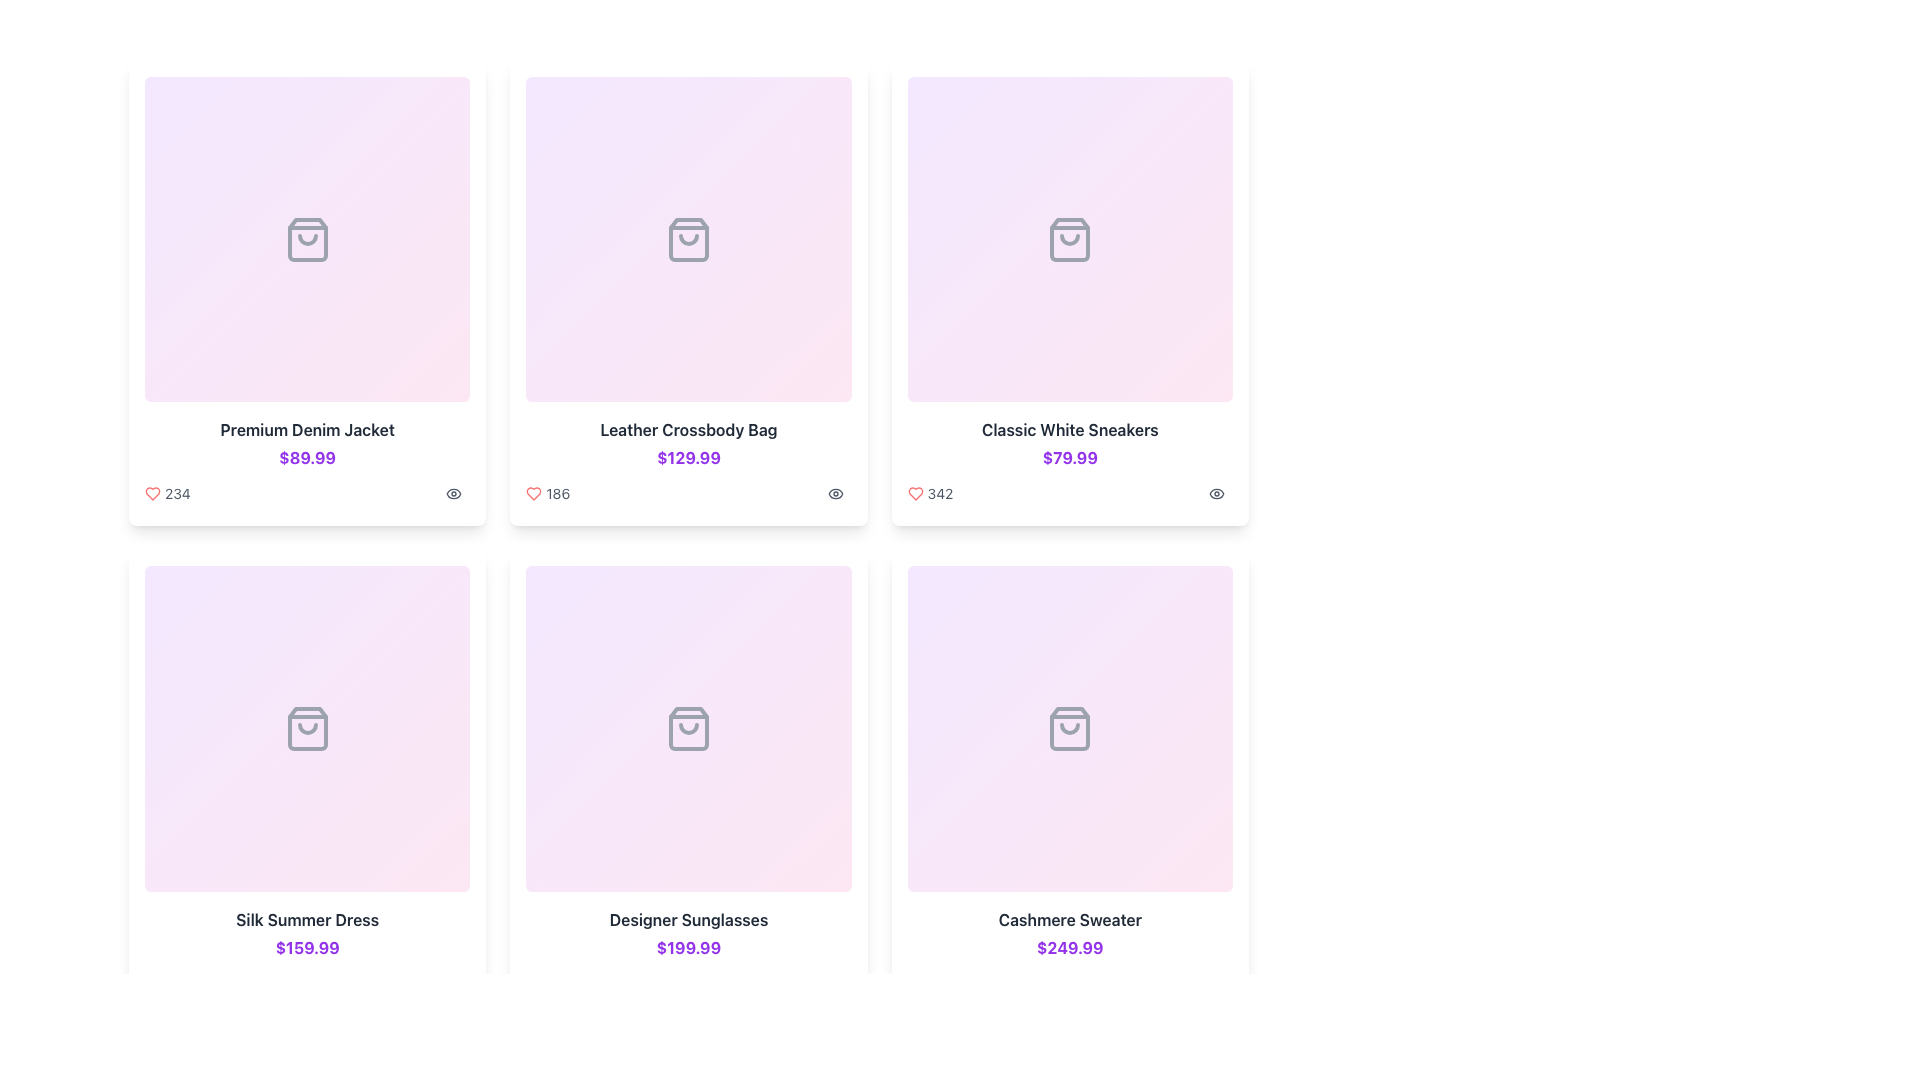 This screenshot has width=1920, height=1080. What do you see at coordinates (1069, 782) in the screenshot?
I see `the interactive icons within the Product card component located in the third row and third column of the grid layout` at bounding box center [1069, 782].